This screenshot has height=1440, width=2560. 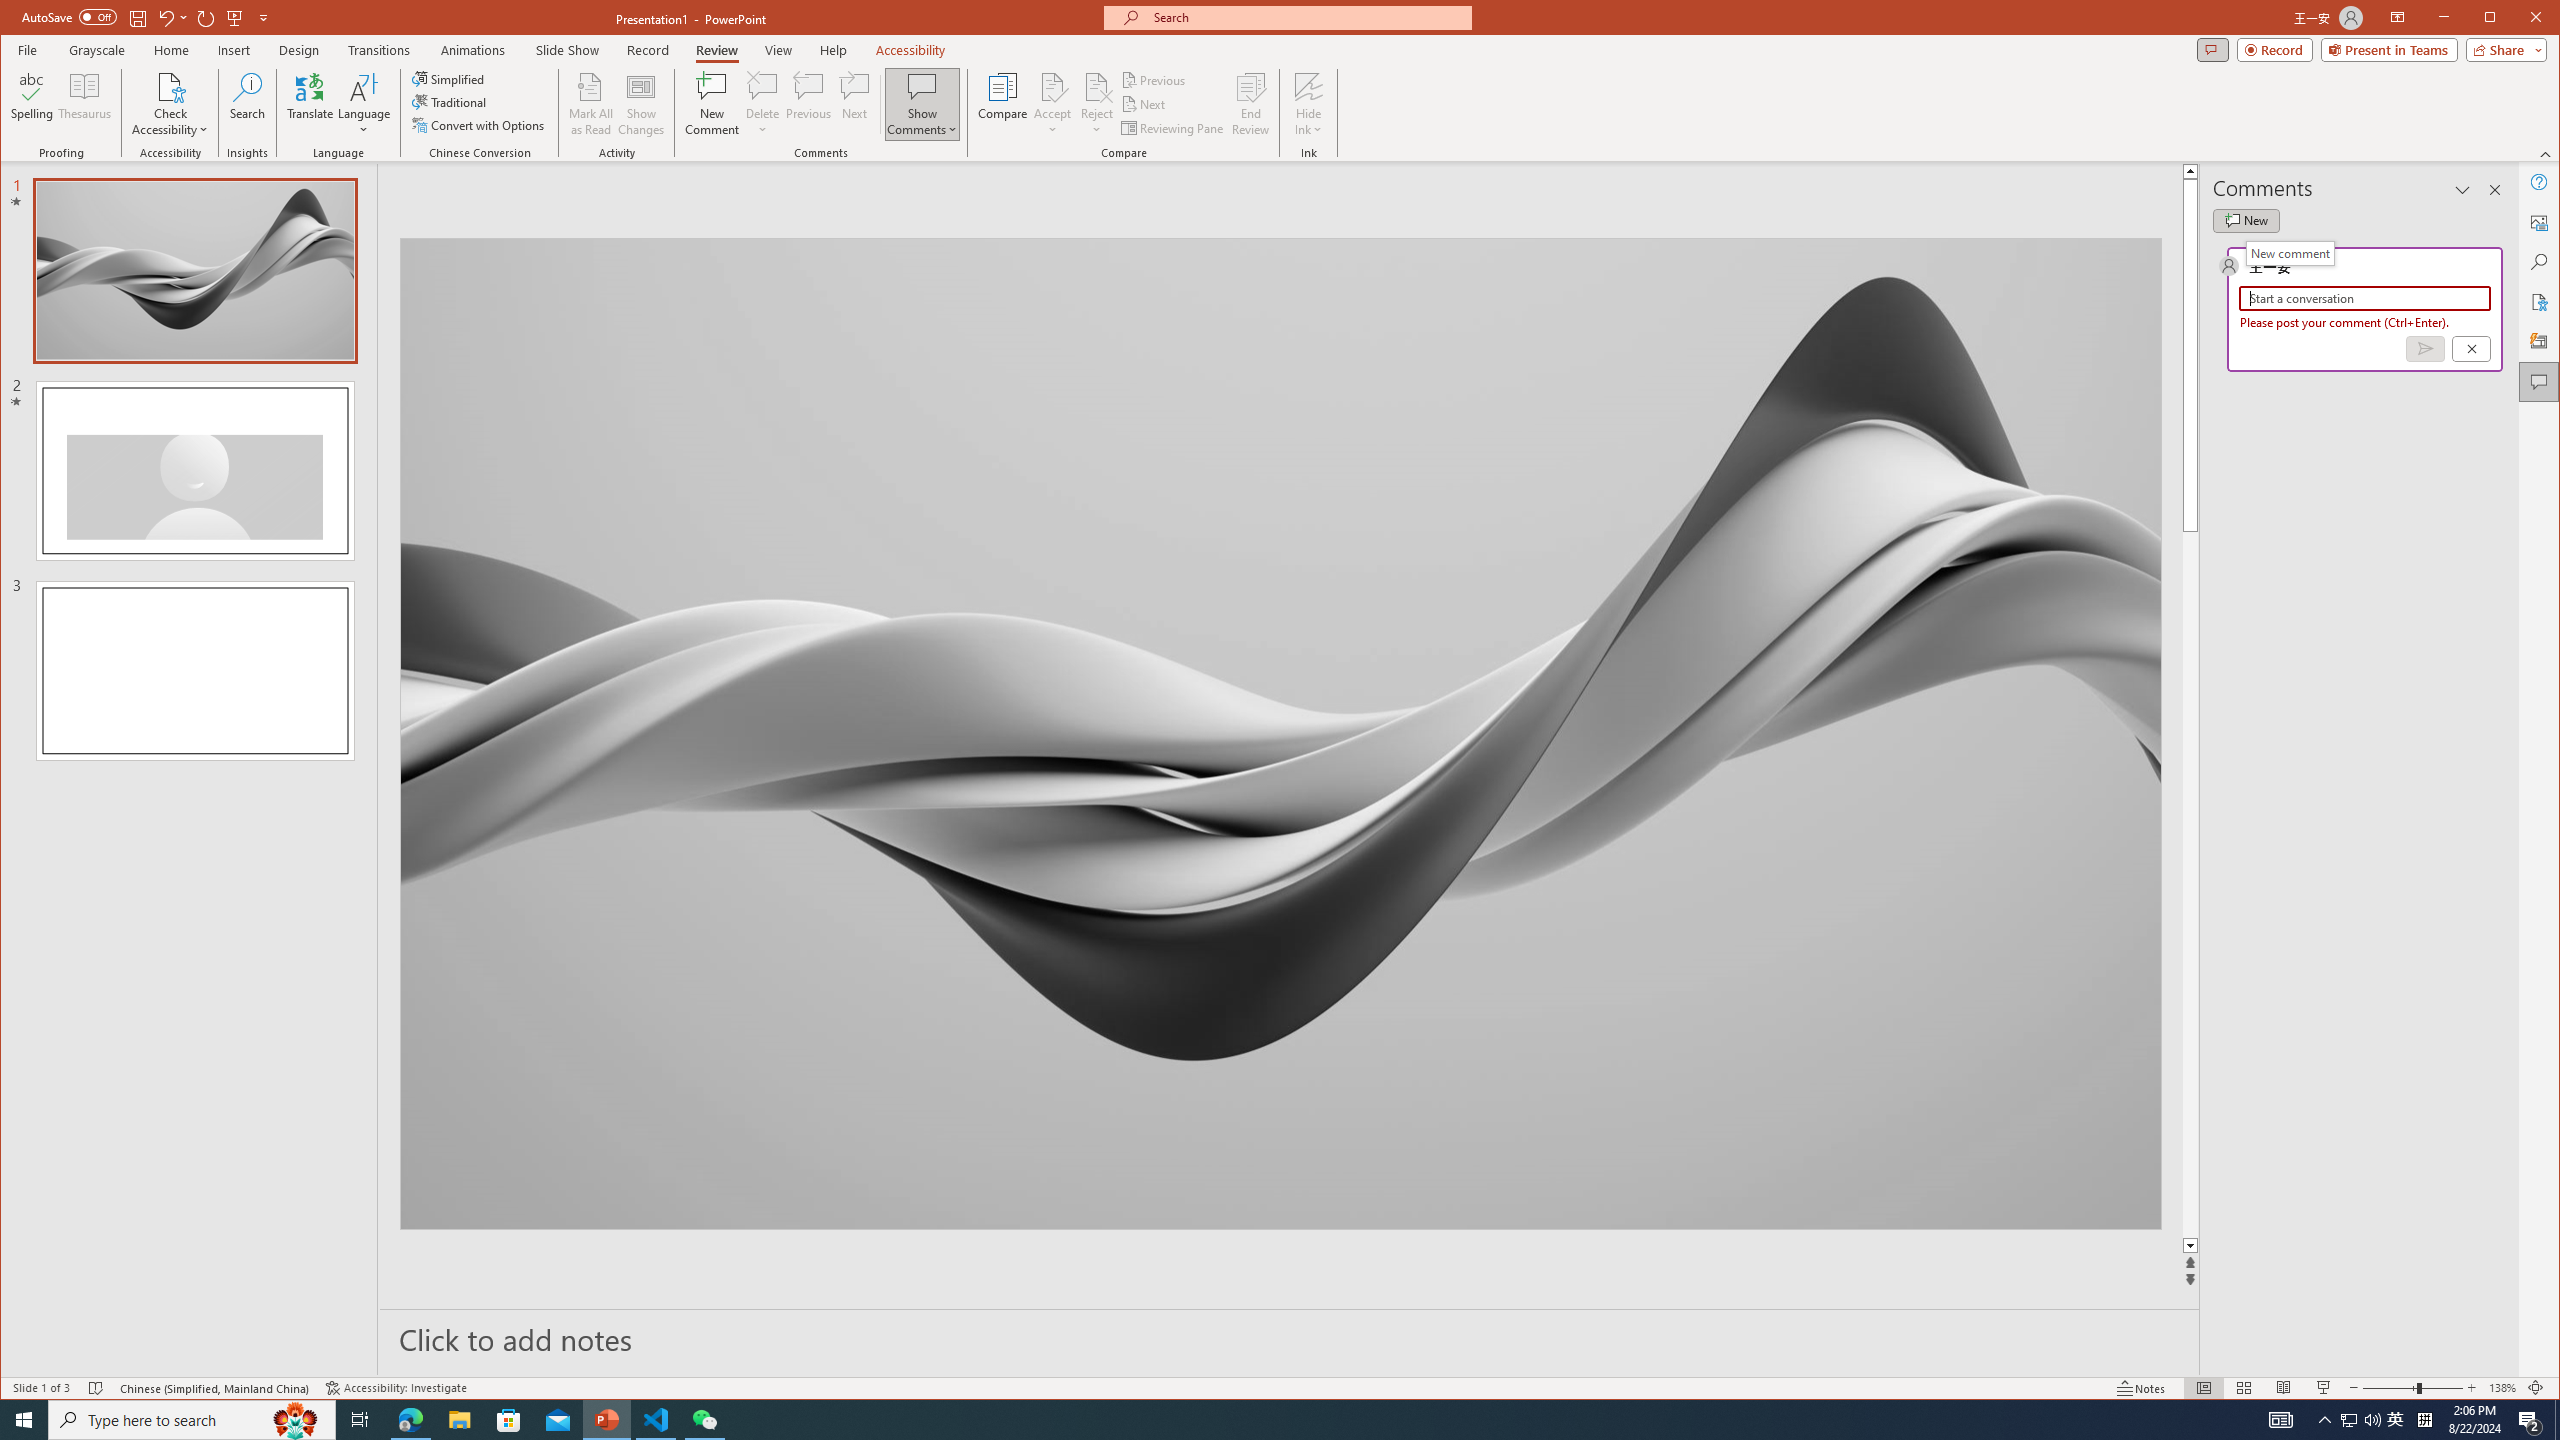 I want to click on 'Redo', so click(x=205, y=16).